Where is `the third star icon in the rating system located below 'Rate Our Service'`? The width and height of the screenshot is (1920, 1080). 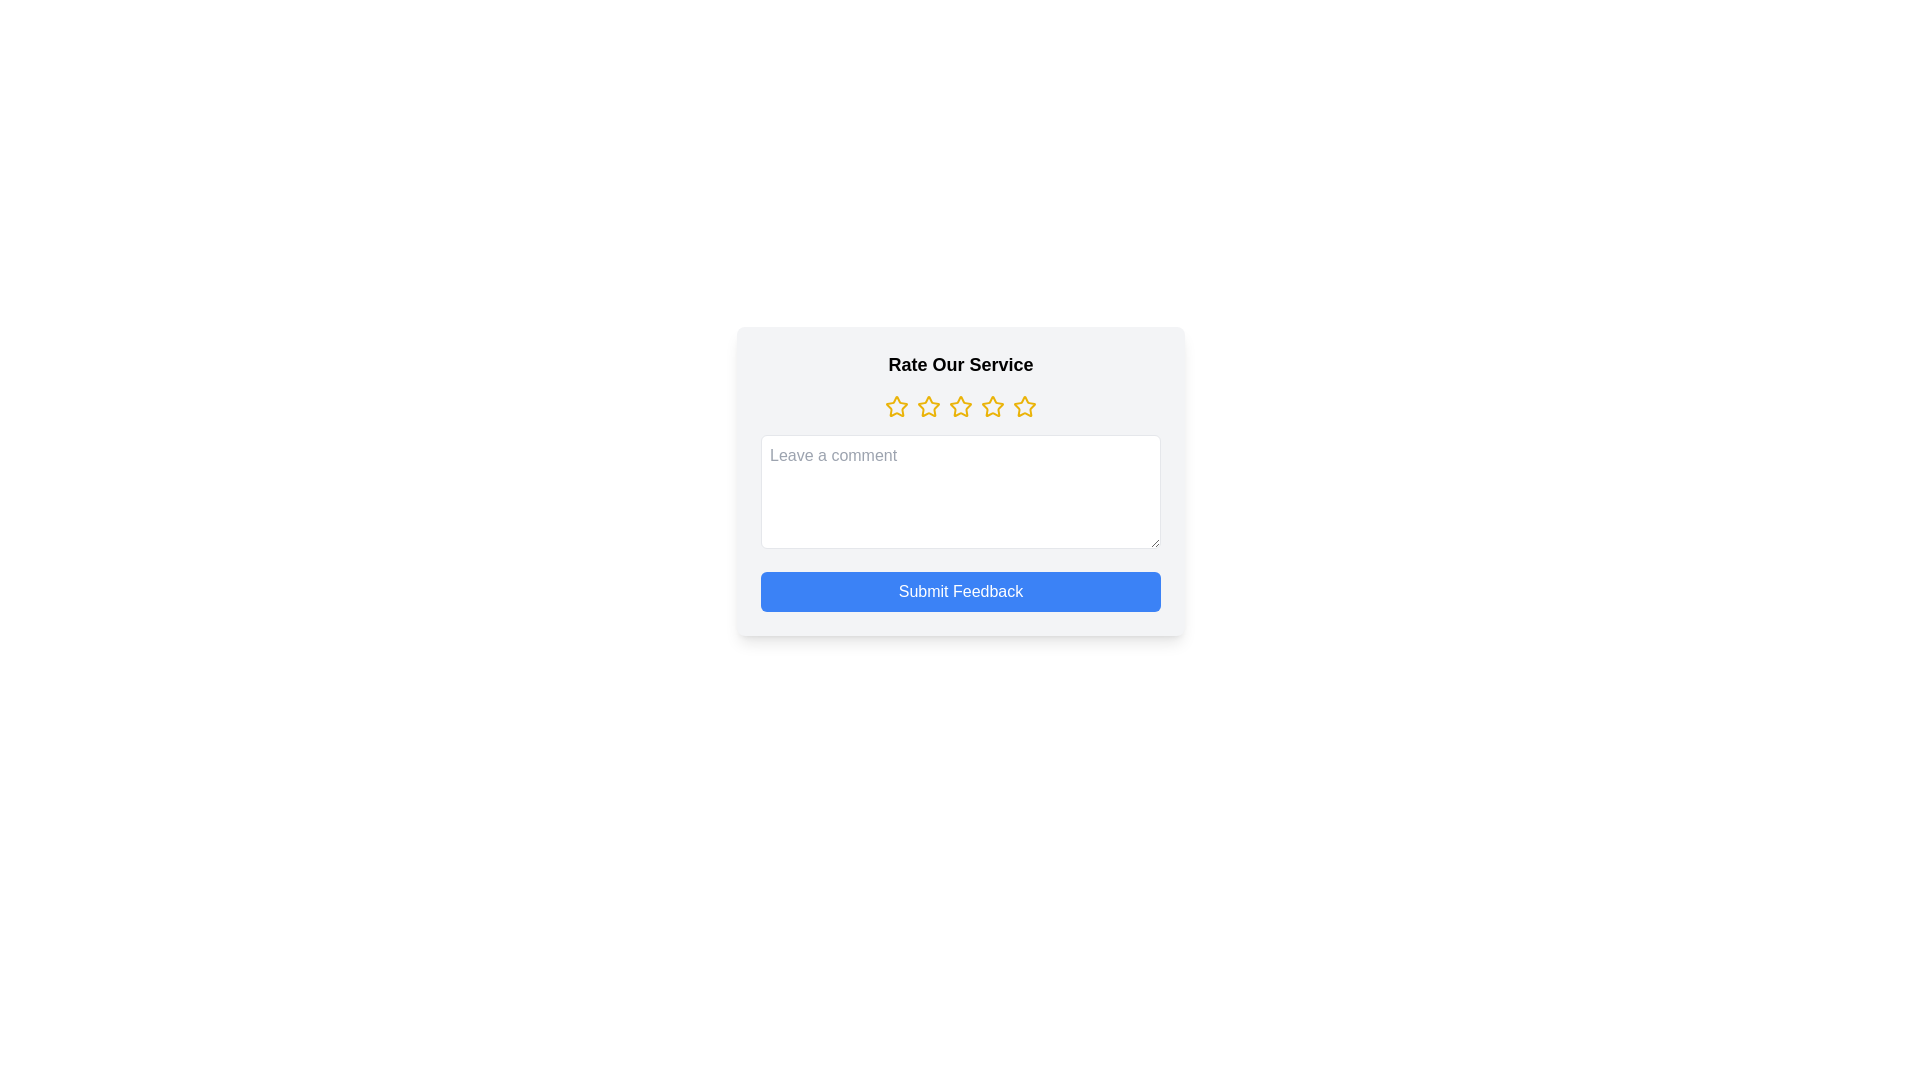
the third star icon in the rating system located below 'Rate Our Service' is located at coordinates (928, 406).